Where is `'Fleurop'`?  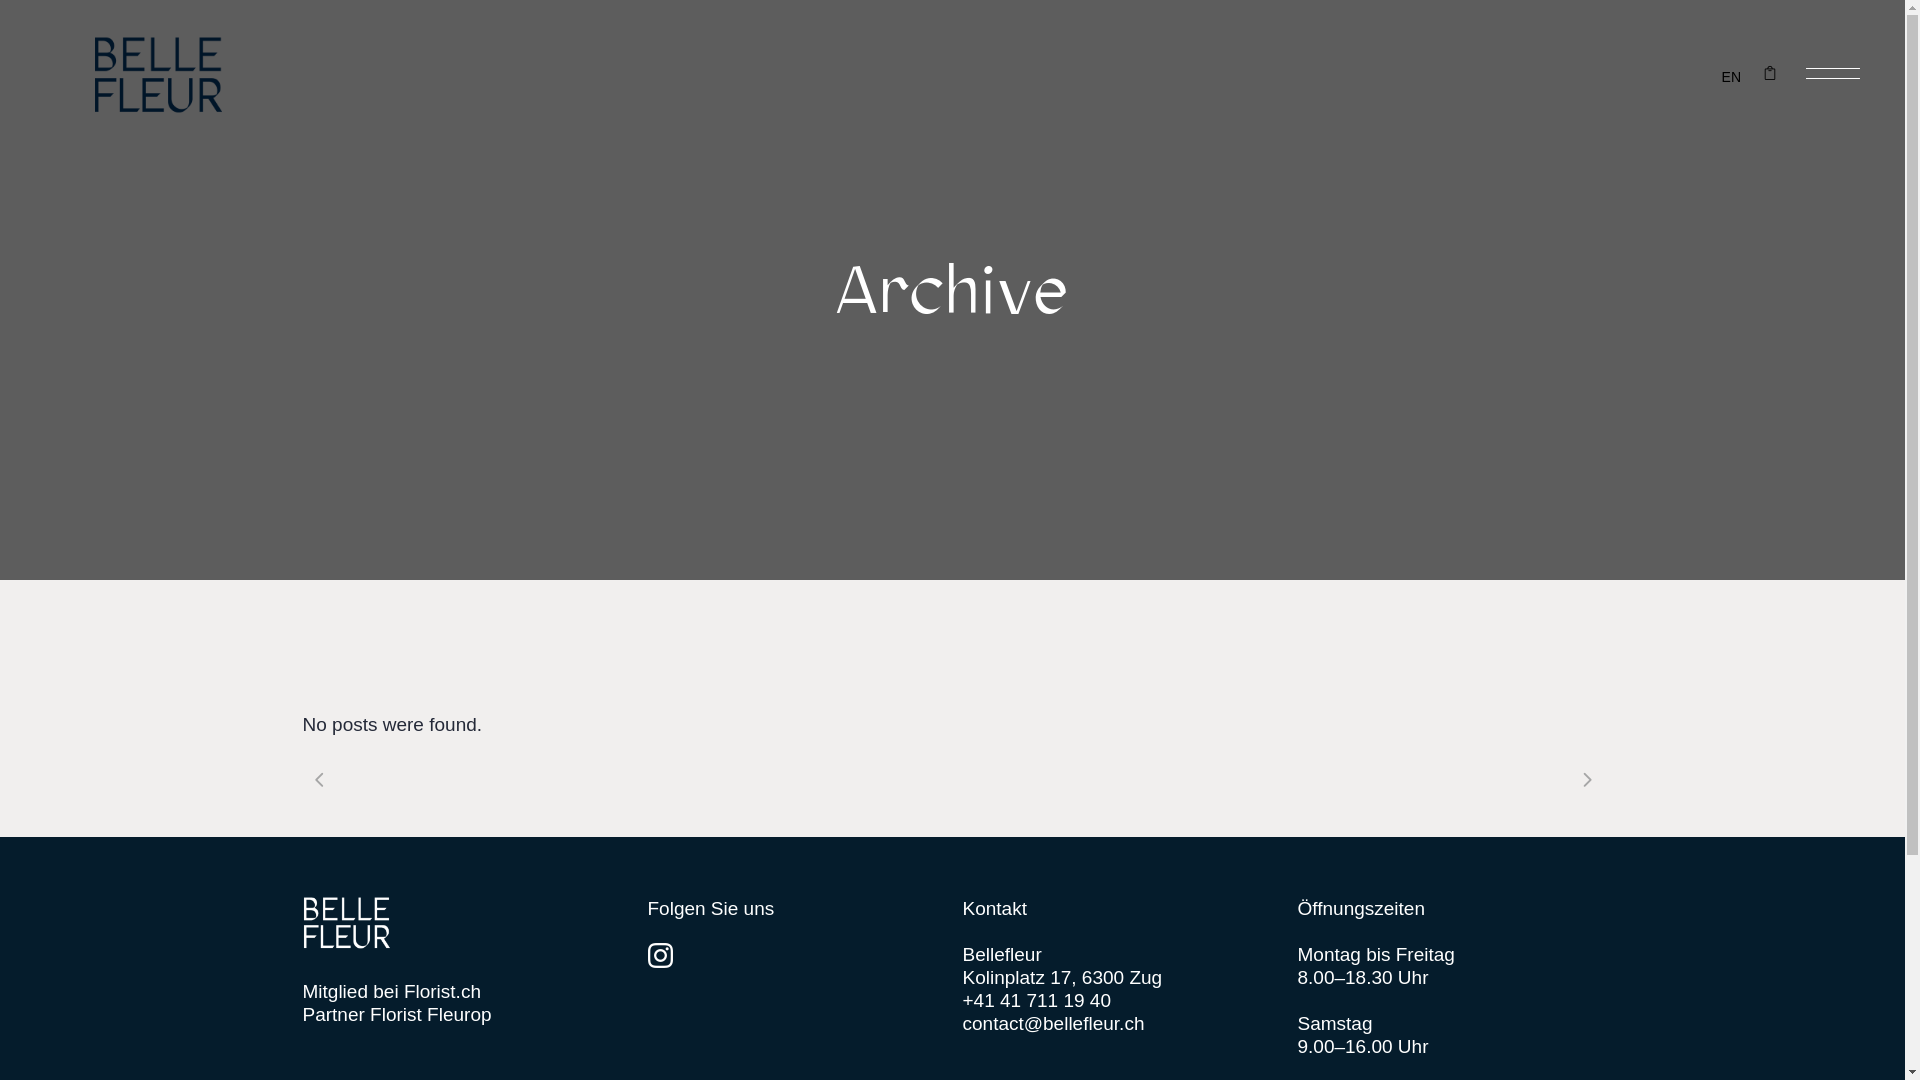 'Fleurop' is located at coordinates (458, 1014).